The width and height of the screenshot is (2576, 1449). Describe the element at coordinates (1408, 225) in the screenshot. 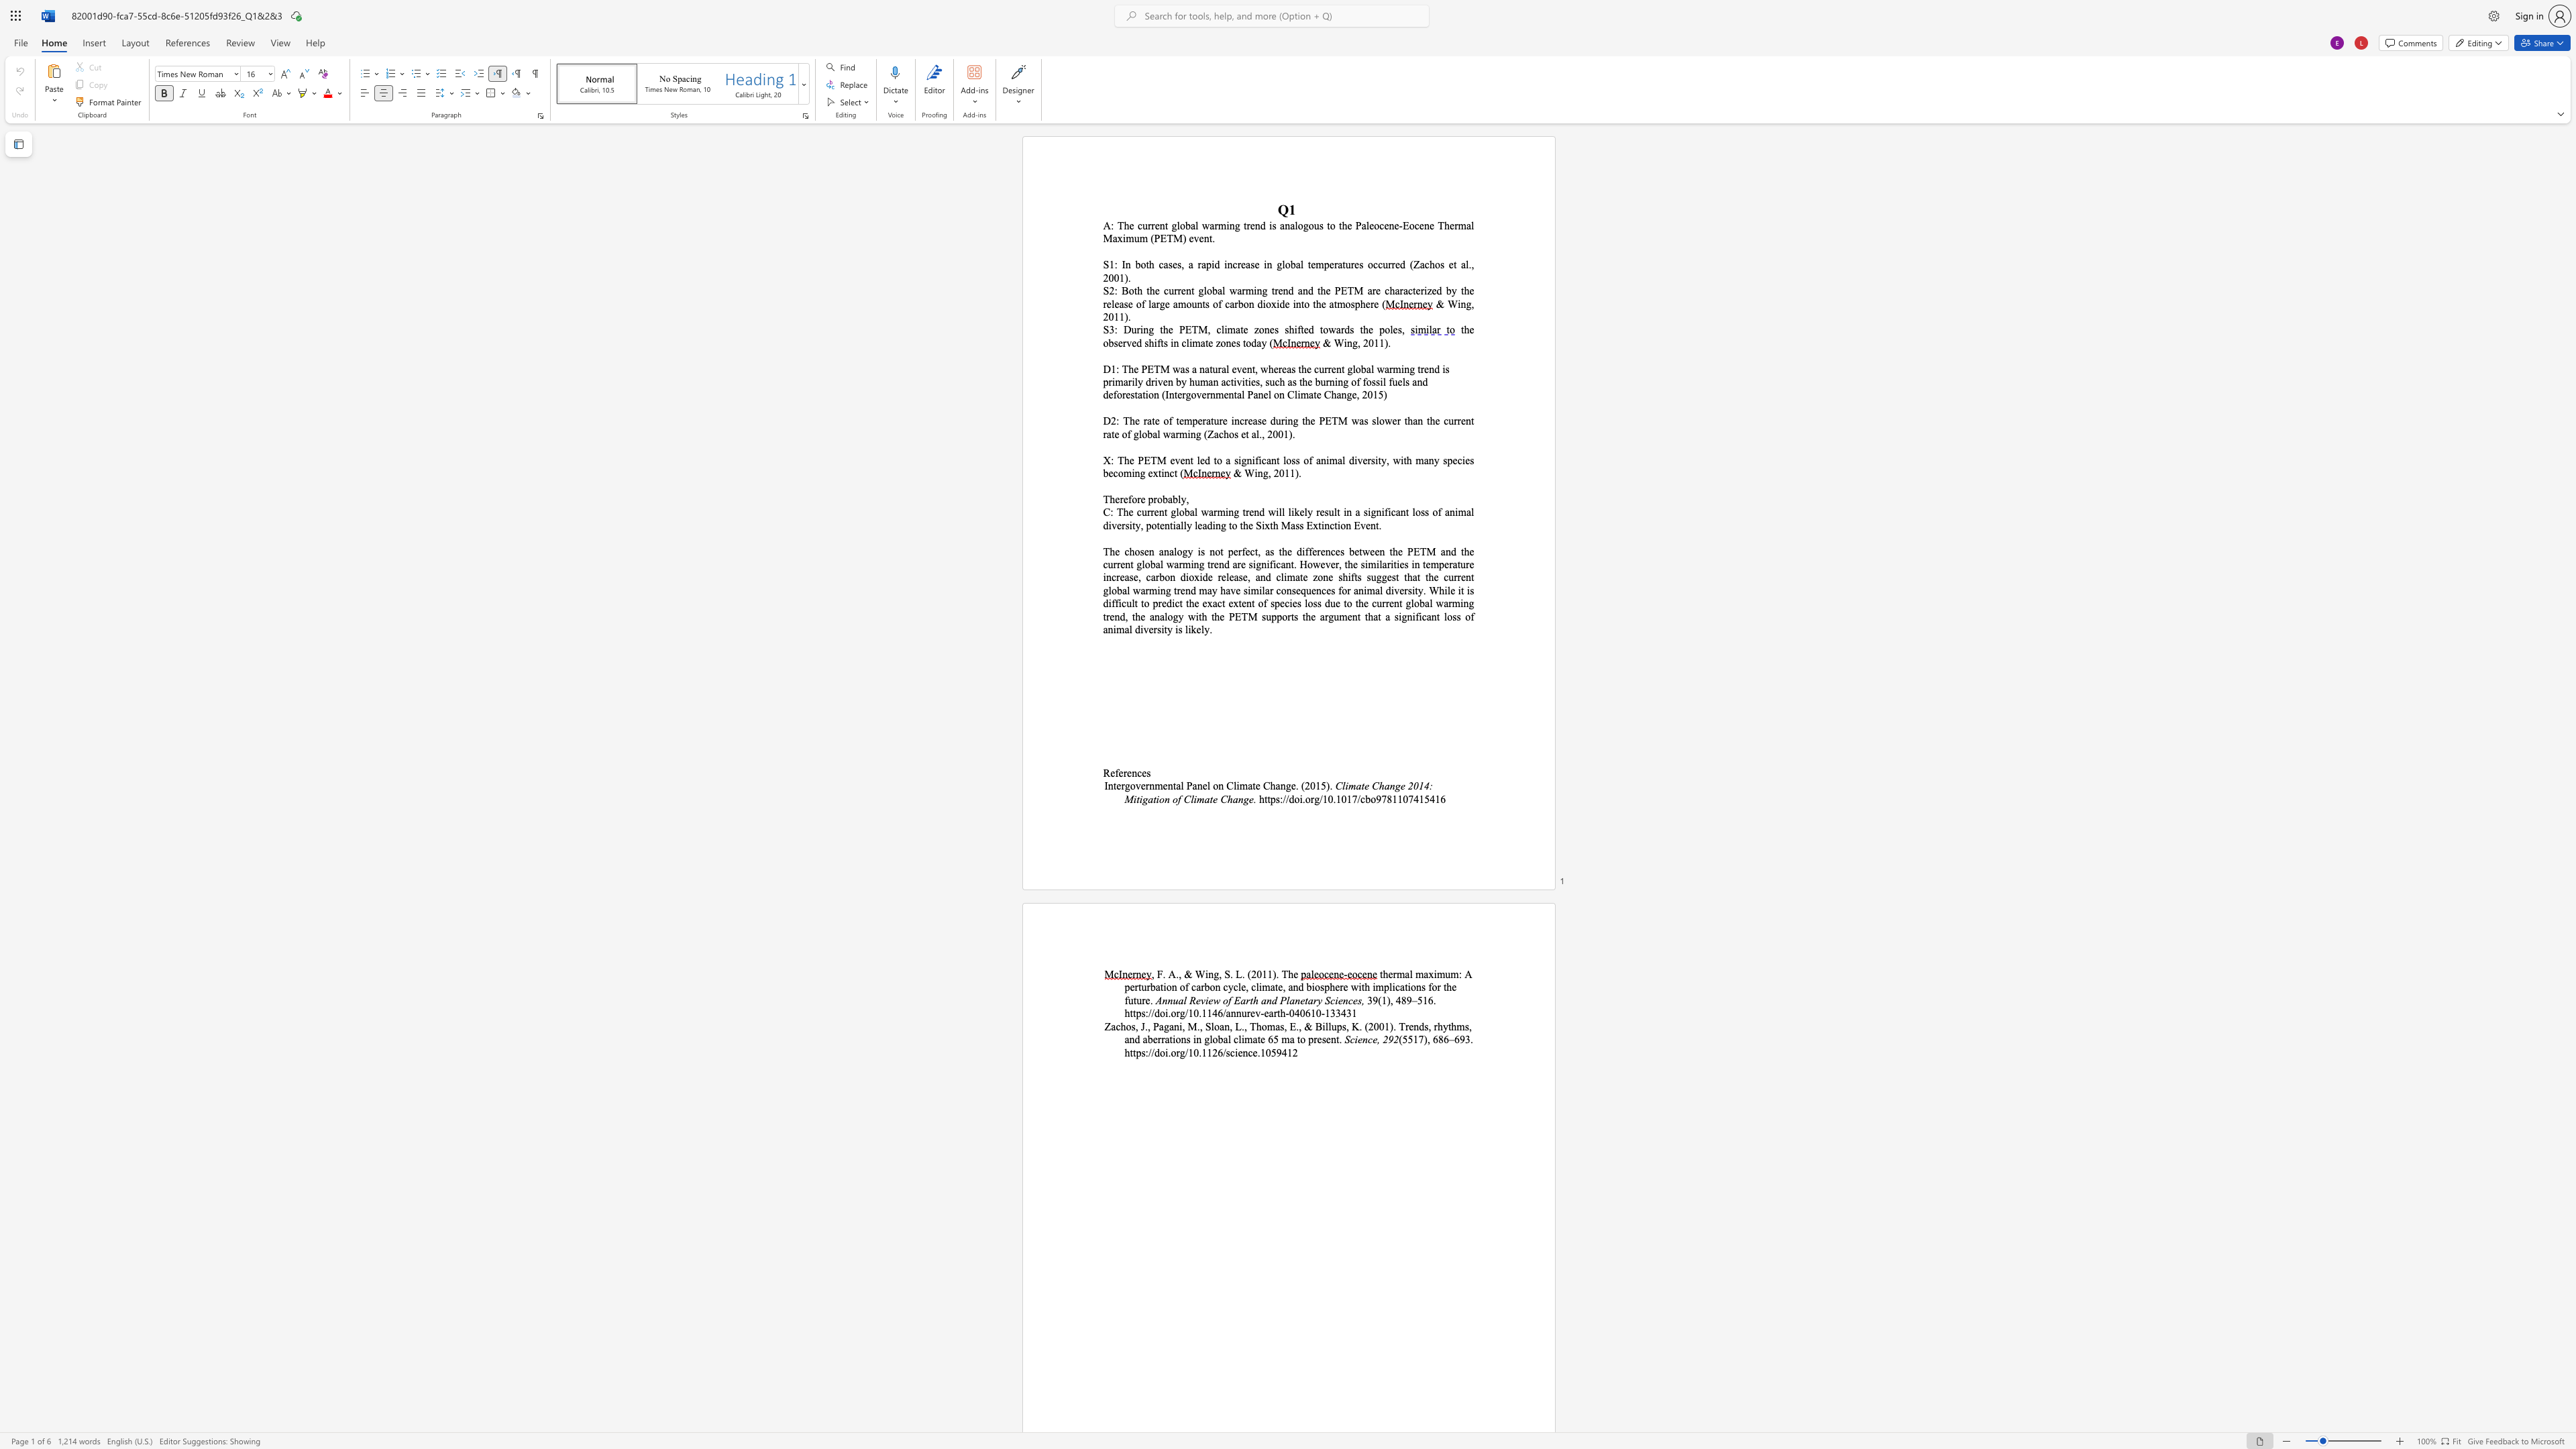

I see `the subset text "ocene Thermal M" within the text "A: The current global warming trend is analogous to the Paleocene-Eocene Thermal Maximum (PETM) event."` at that location.